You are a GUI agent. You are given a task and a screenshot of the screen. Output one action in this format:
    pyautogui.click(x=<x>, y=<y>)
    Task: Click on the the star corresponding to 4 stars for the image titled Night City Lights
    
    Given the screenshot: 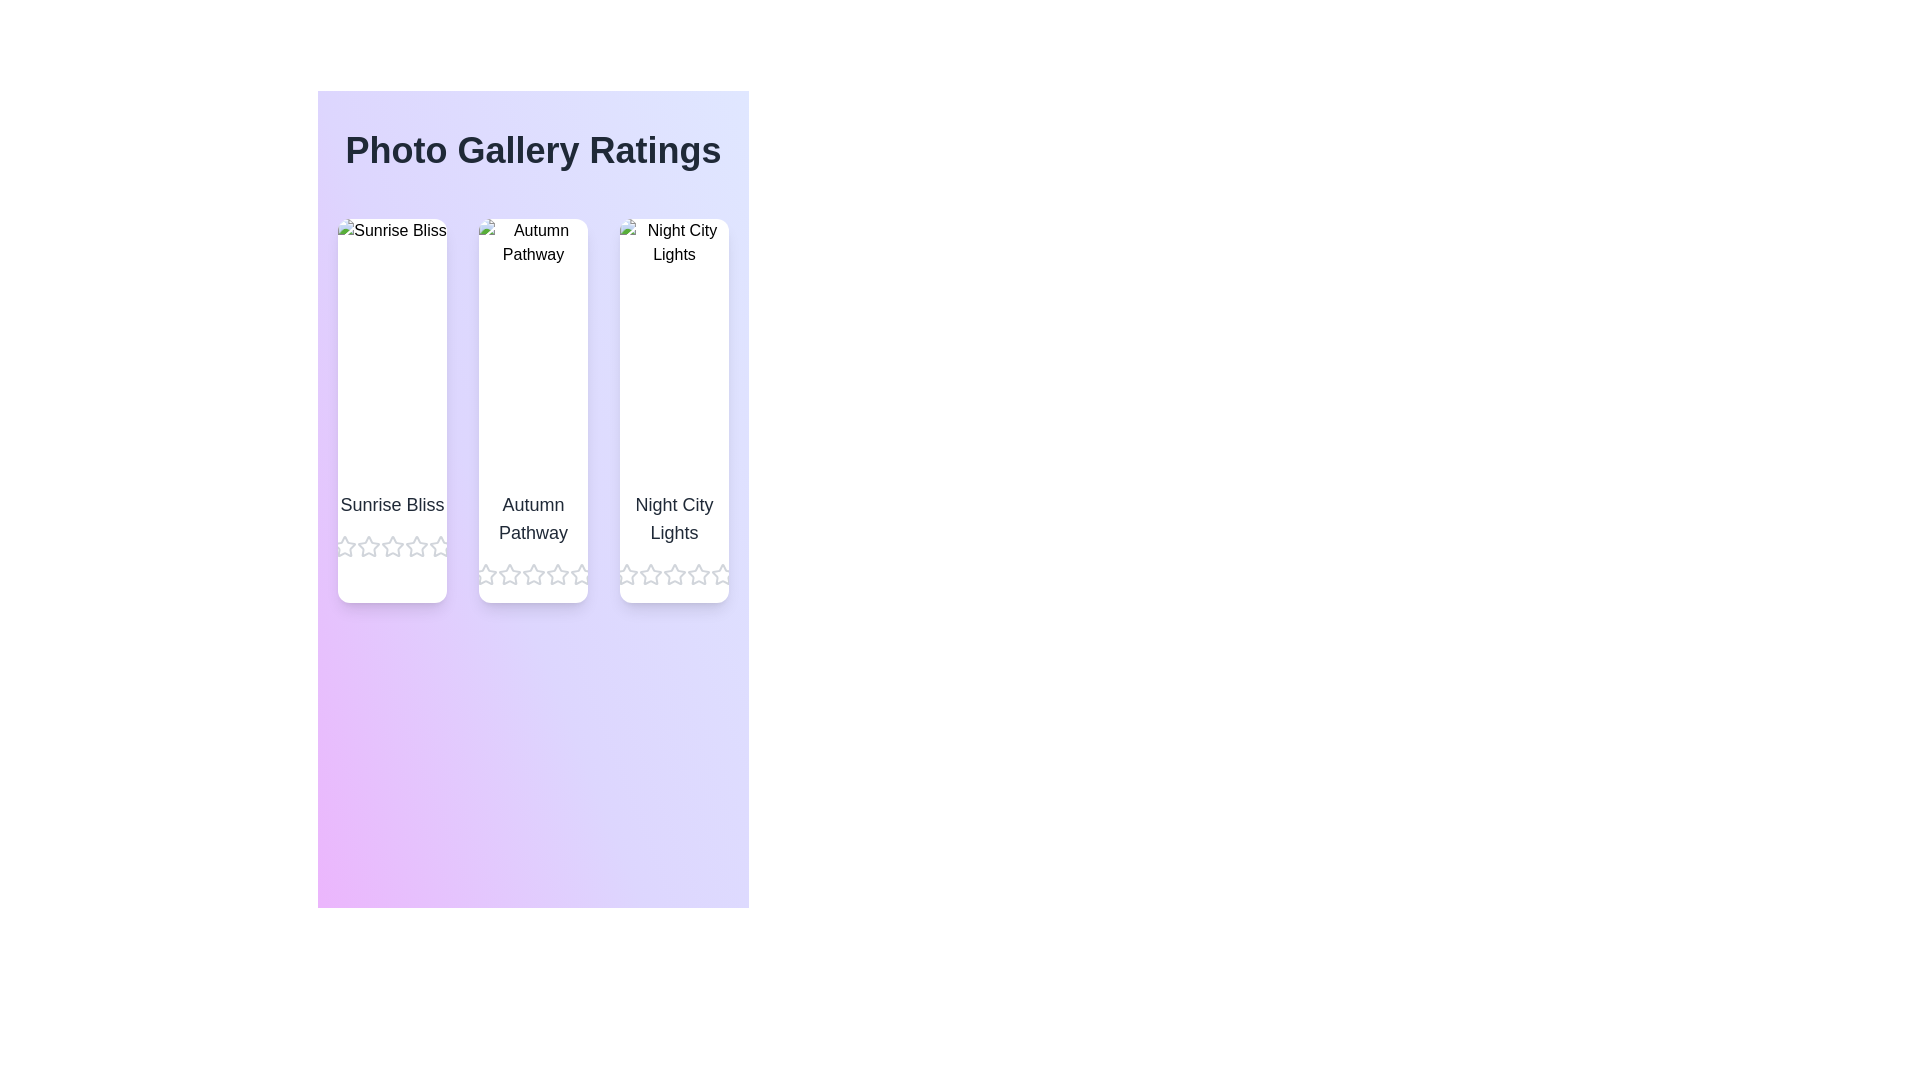 What is the action you would take?
    pyautogui.click(x=698, y=574)
    